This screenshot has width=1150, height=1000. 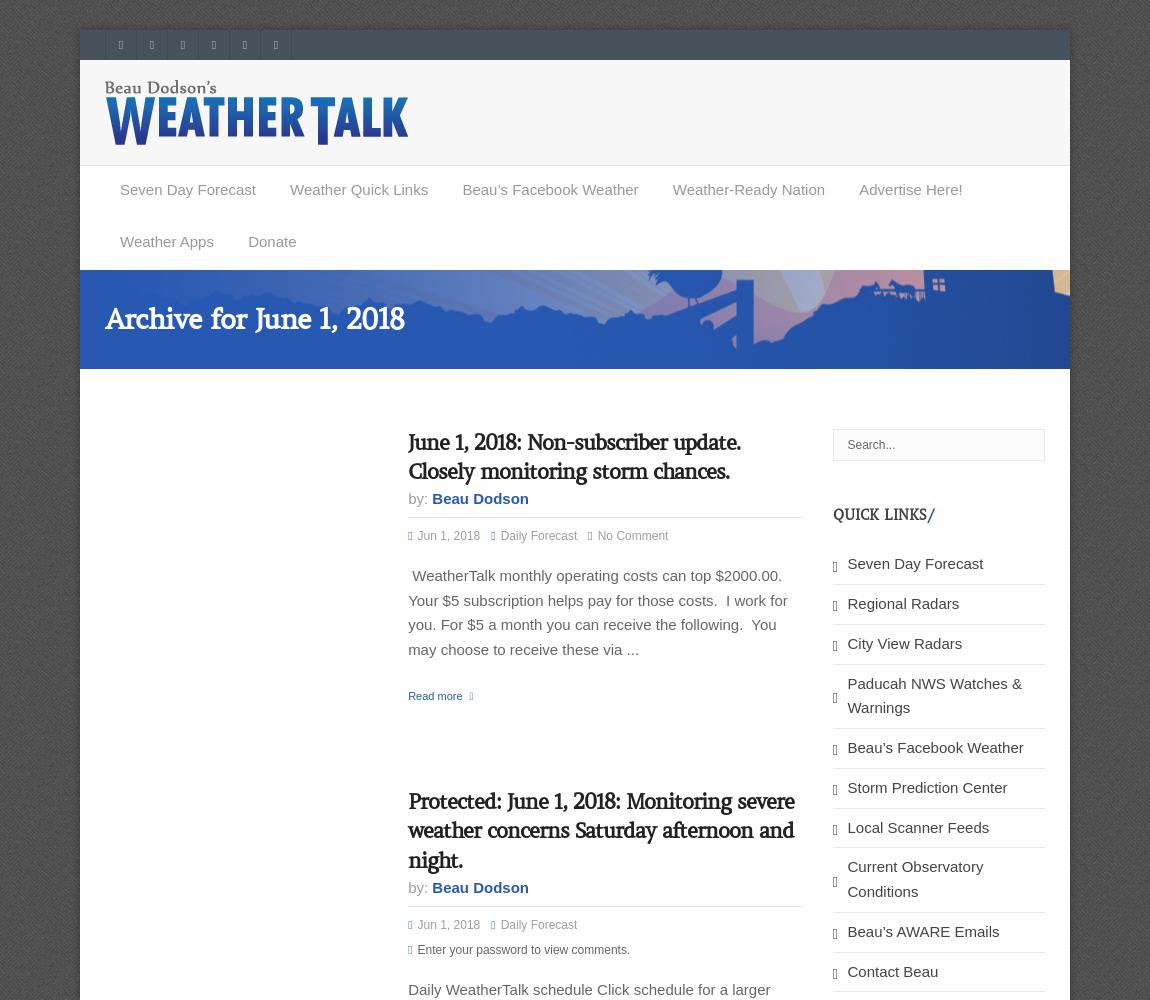 What do you see at coordinates (845, 786) in the screenshot?
I see `'Storm Prediction Center'` at bounding box center [845, 786].